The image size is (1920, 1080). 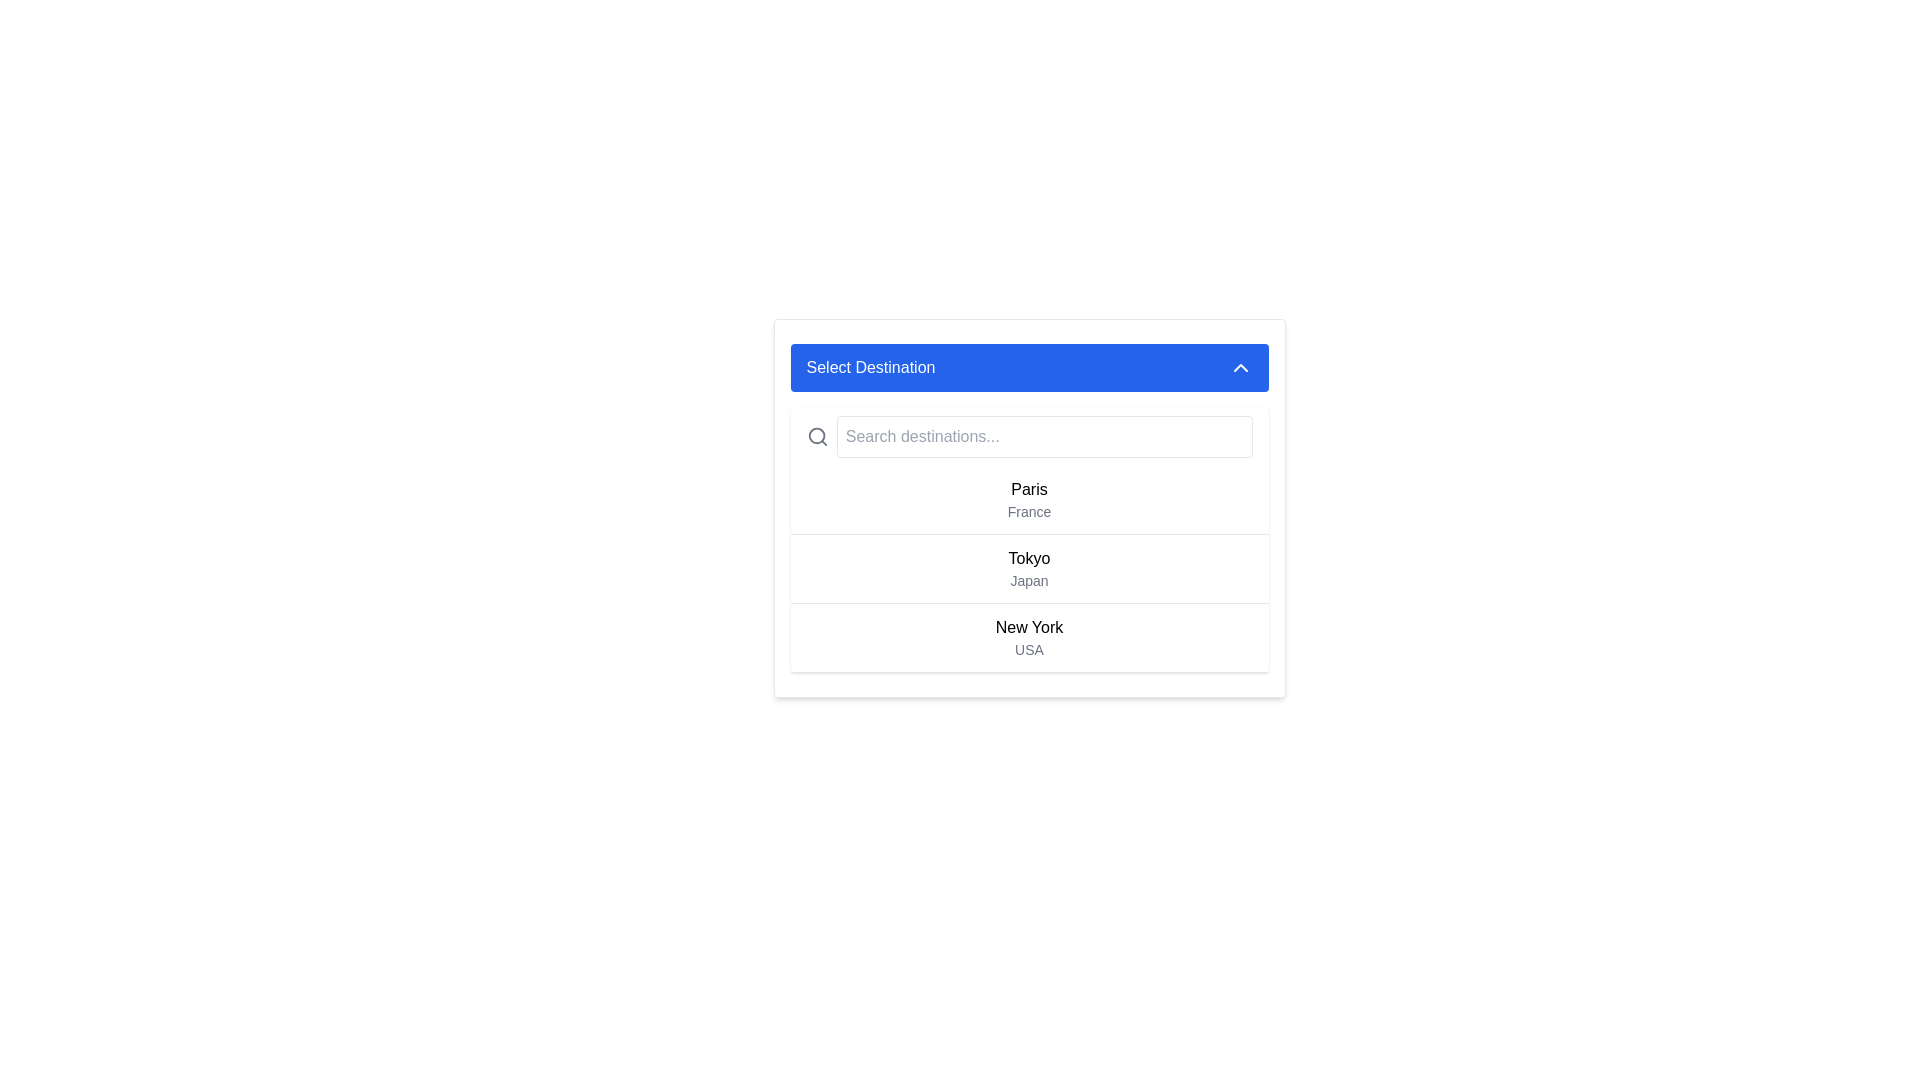 I want to click on the centrally located dropdown menu, so click(x=1029, y=507).